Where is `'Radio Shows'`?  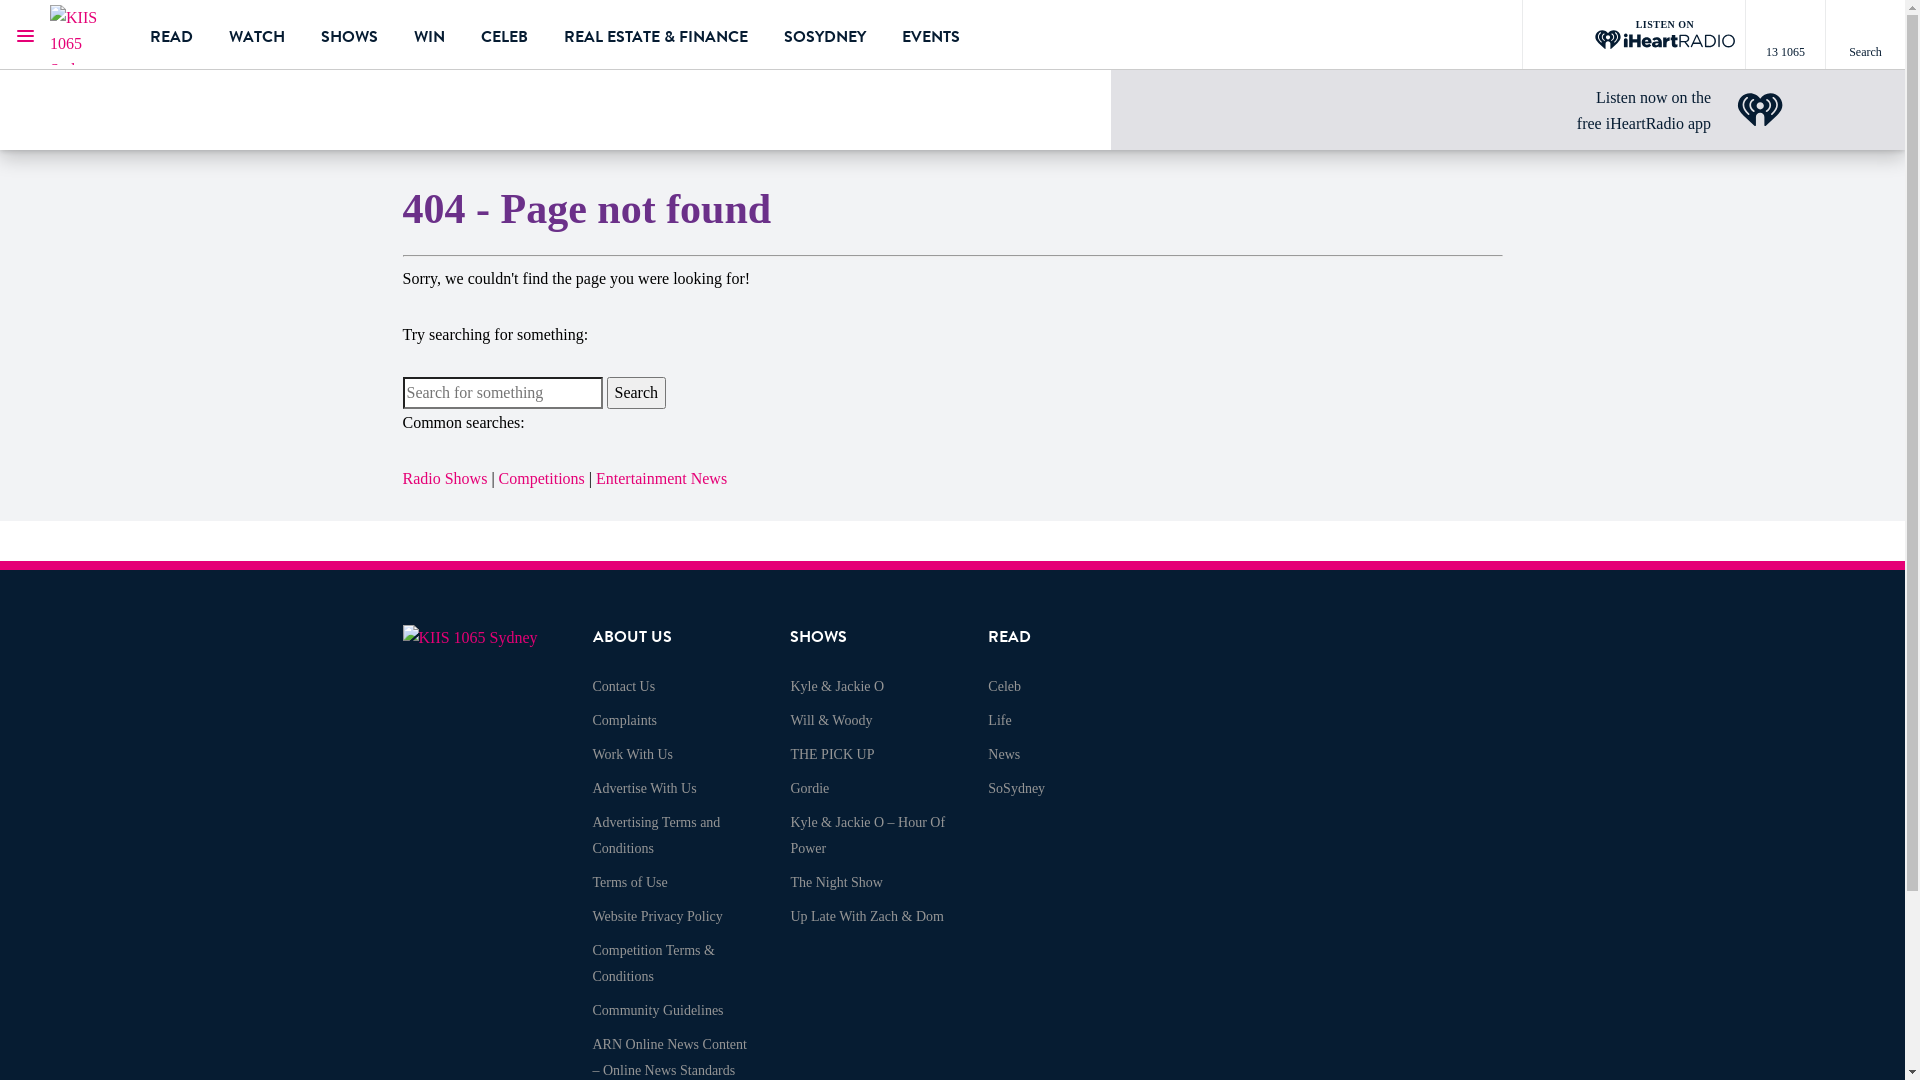
'Radio Shows' is located at coordinates (401, 478).